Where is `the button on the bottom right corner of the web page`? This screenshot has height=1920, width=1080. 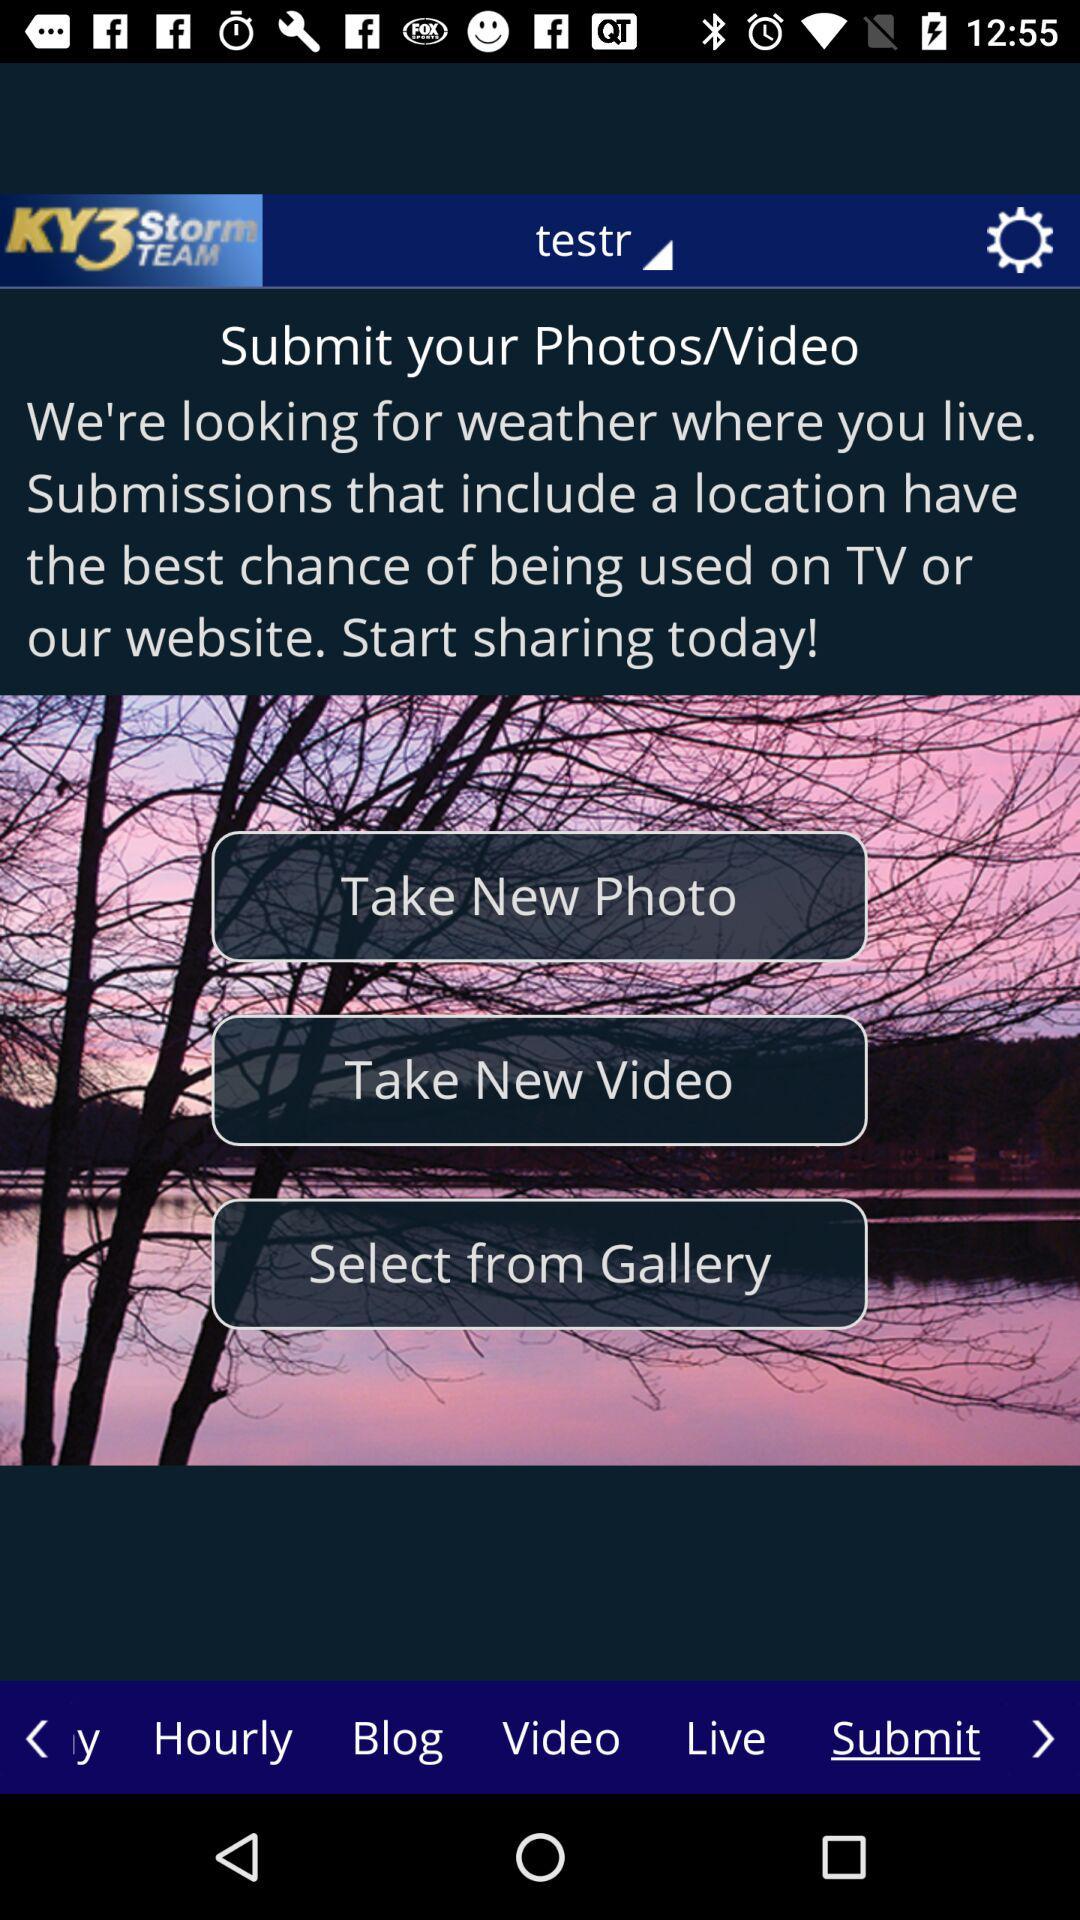 the button on the bottom right corner of the web page is located at coordinates (1042, 1737).